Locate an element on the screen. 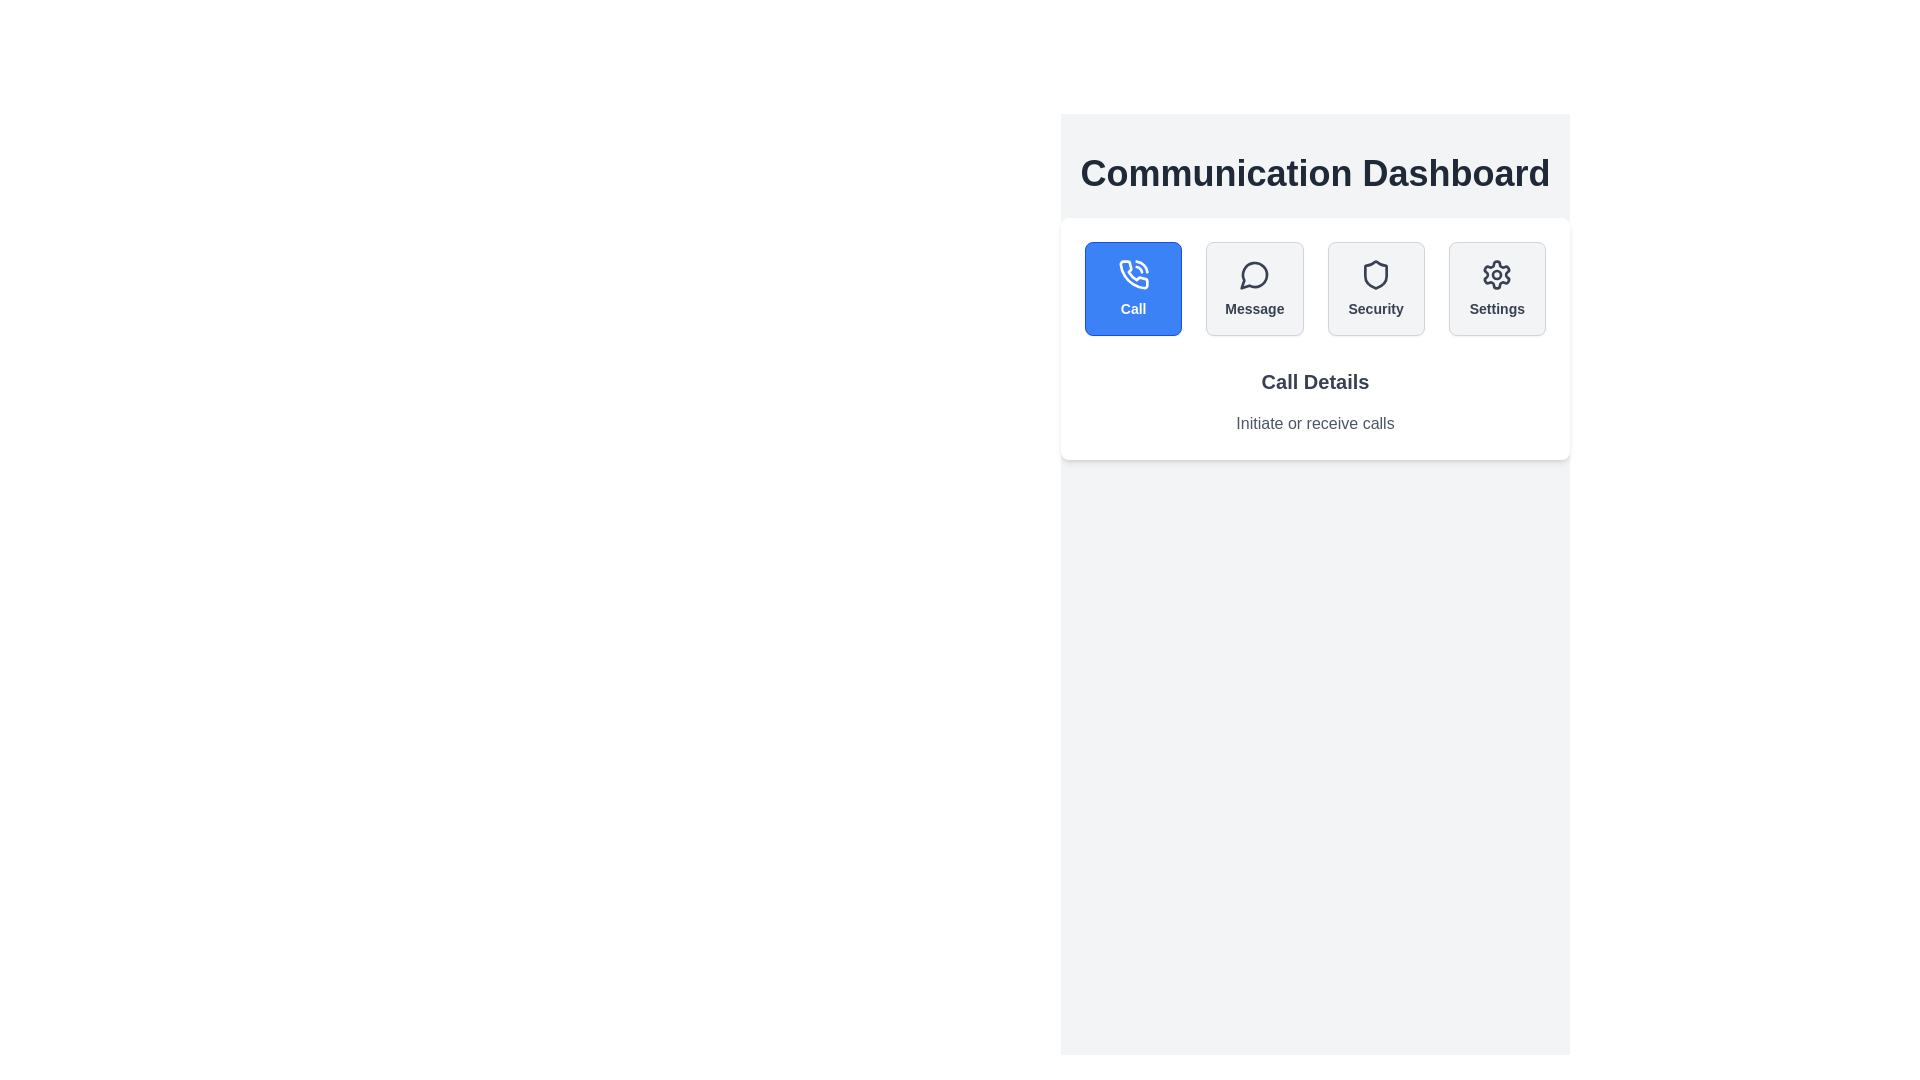 This screenshot has height=1080, width=1920. the stylized shield icon, which is the third icon from the left in a group of four icons below the 'Communication Dashboard' heading is located at coordinates (1375, 274).